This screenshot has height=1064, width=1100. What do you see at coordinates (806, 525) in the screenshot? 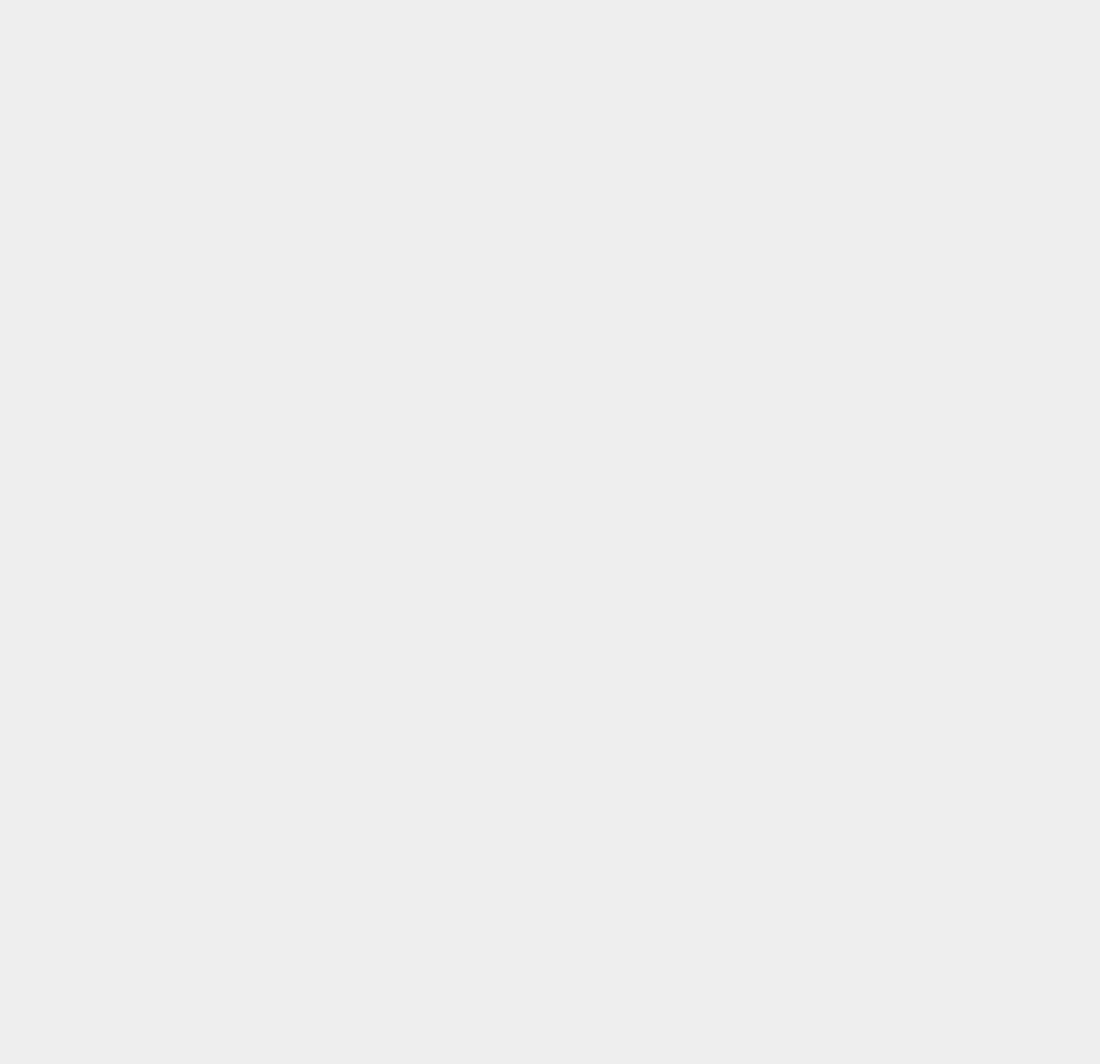
I see `'Emulator'` at bounding box center [806, 525].